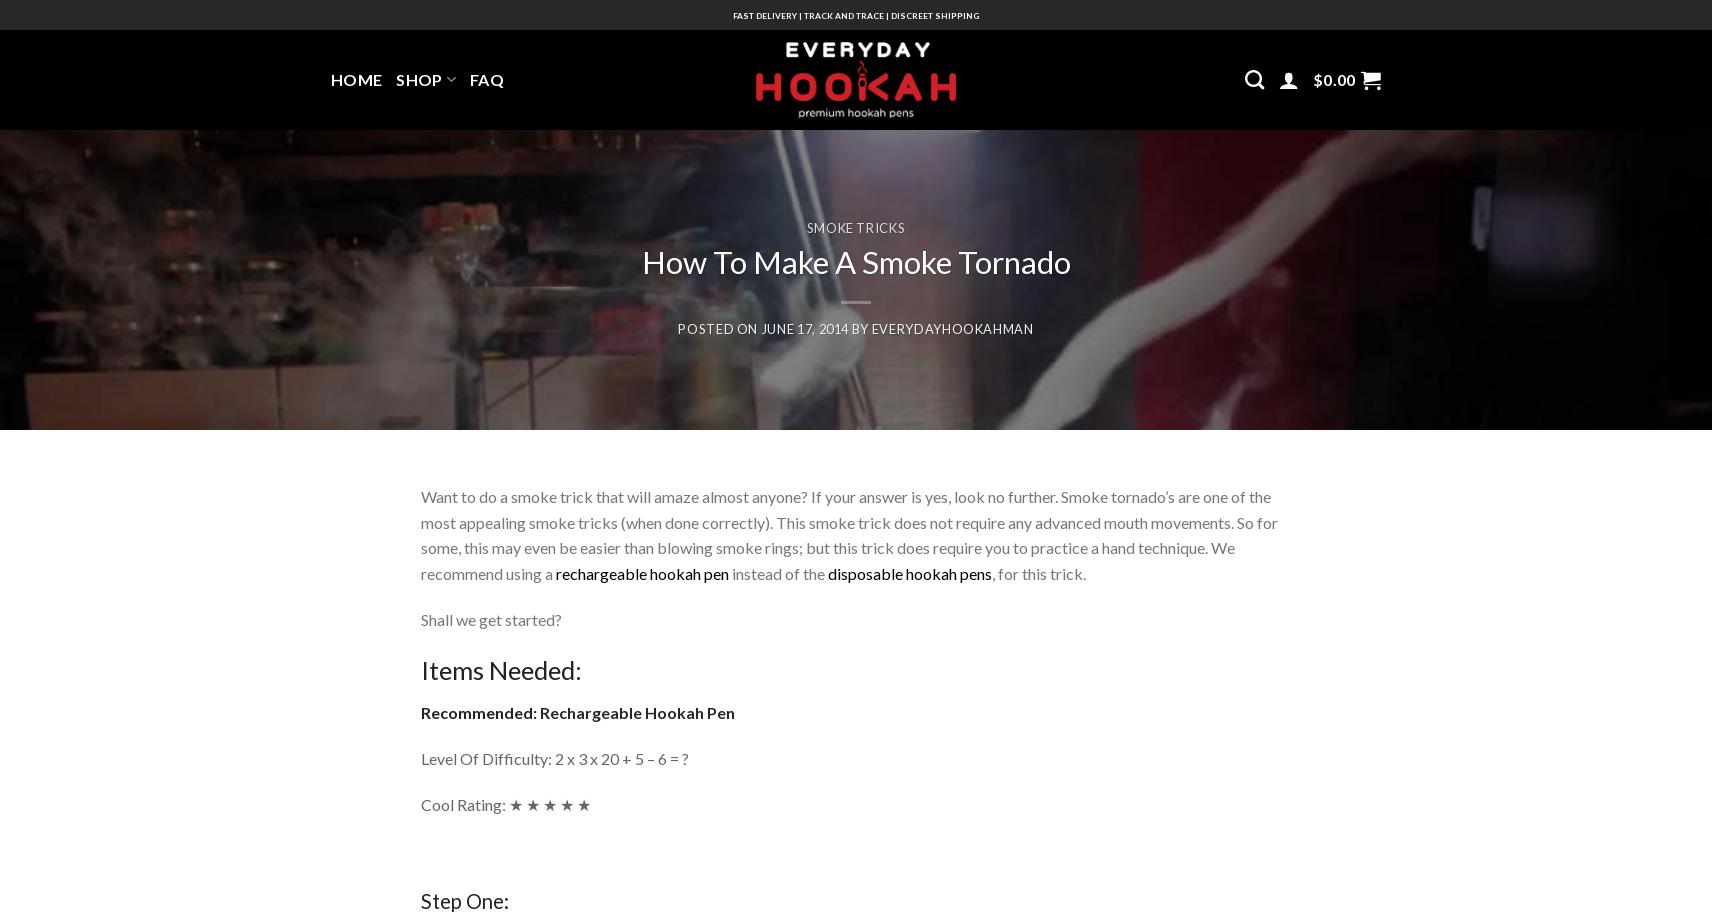 The width and height of the screenshot is (1712, 912). Describe the element at coordinates (1311, 79) in the screenshot. I see `'$'` at that location.